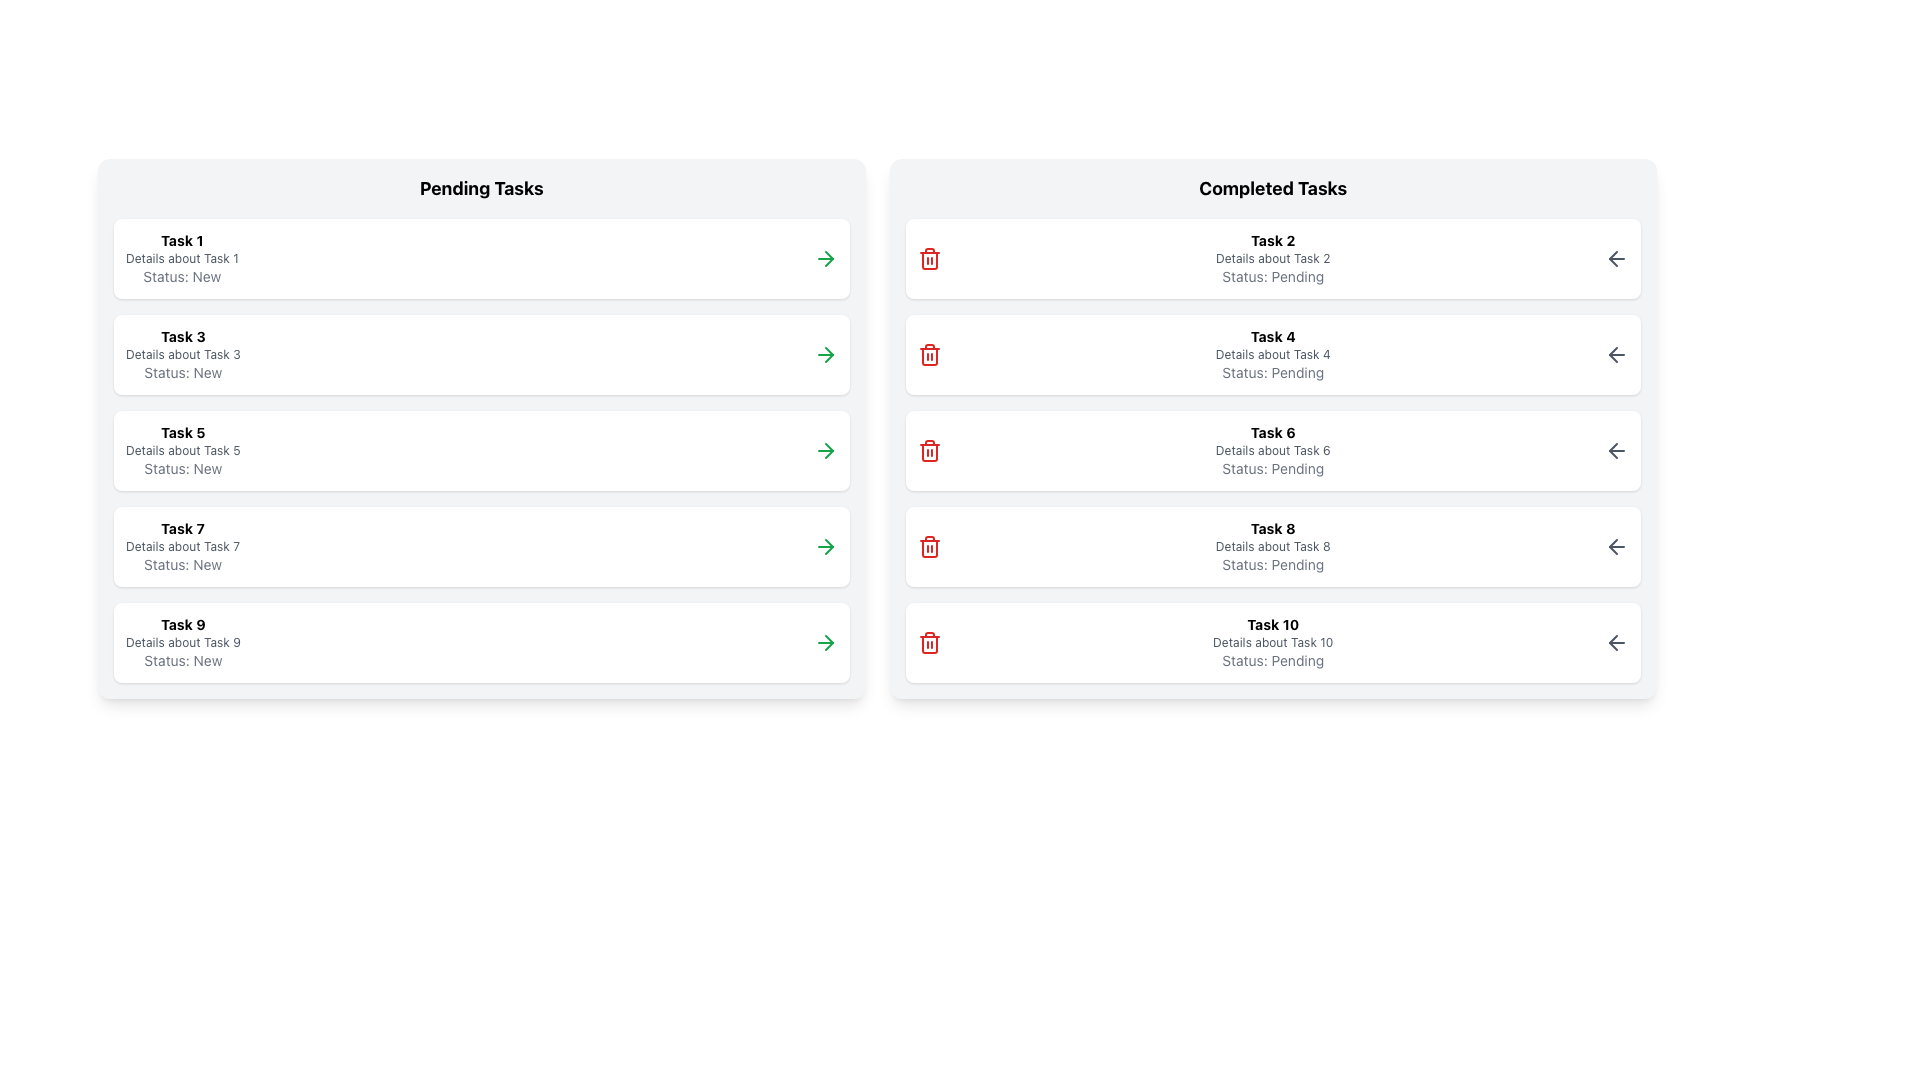  I want to click on text information provided by the Text Label located below 'Task 1' and above 'Status: New' in the uppermost card of the 'Pending Tasks' column, so click(182, 257).